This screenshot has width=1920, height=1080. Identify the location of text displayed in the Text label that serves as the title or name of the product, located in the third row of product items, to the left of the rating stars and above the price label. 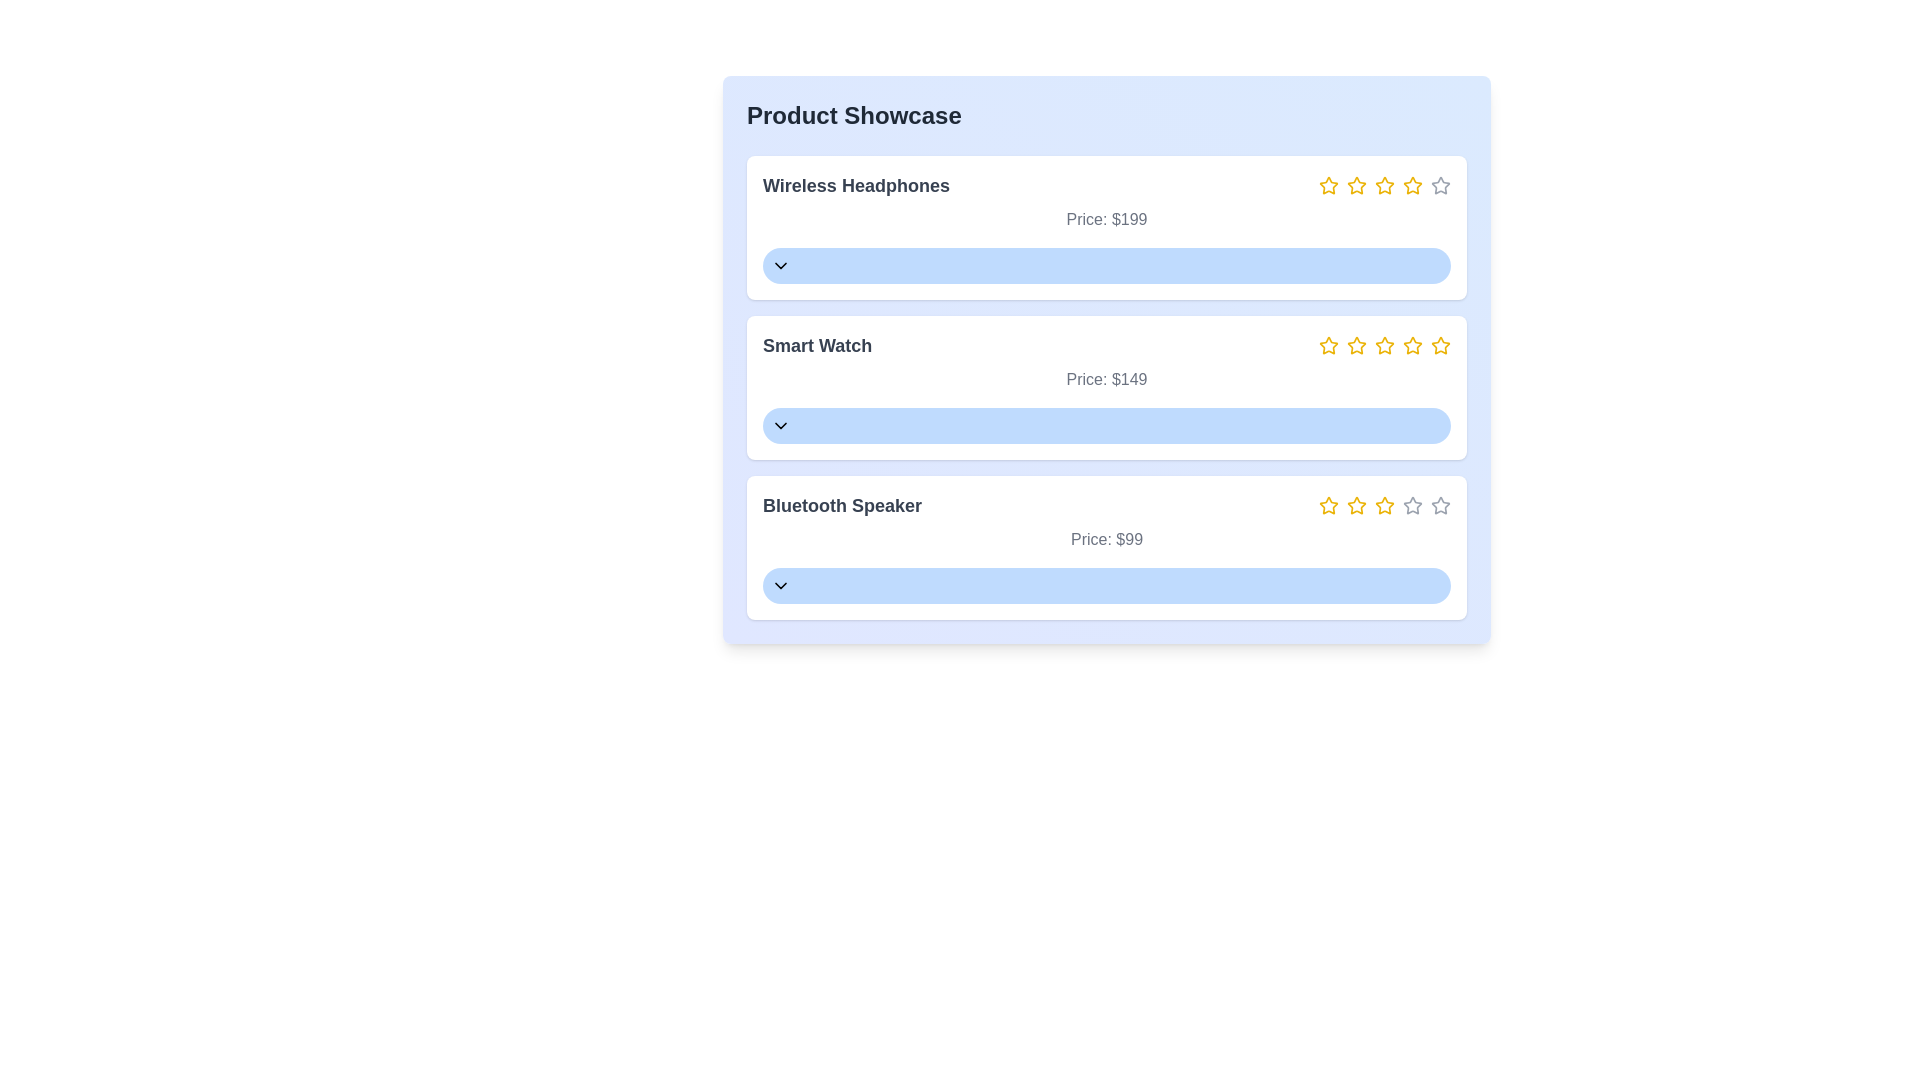
(842, 504).